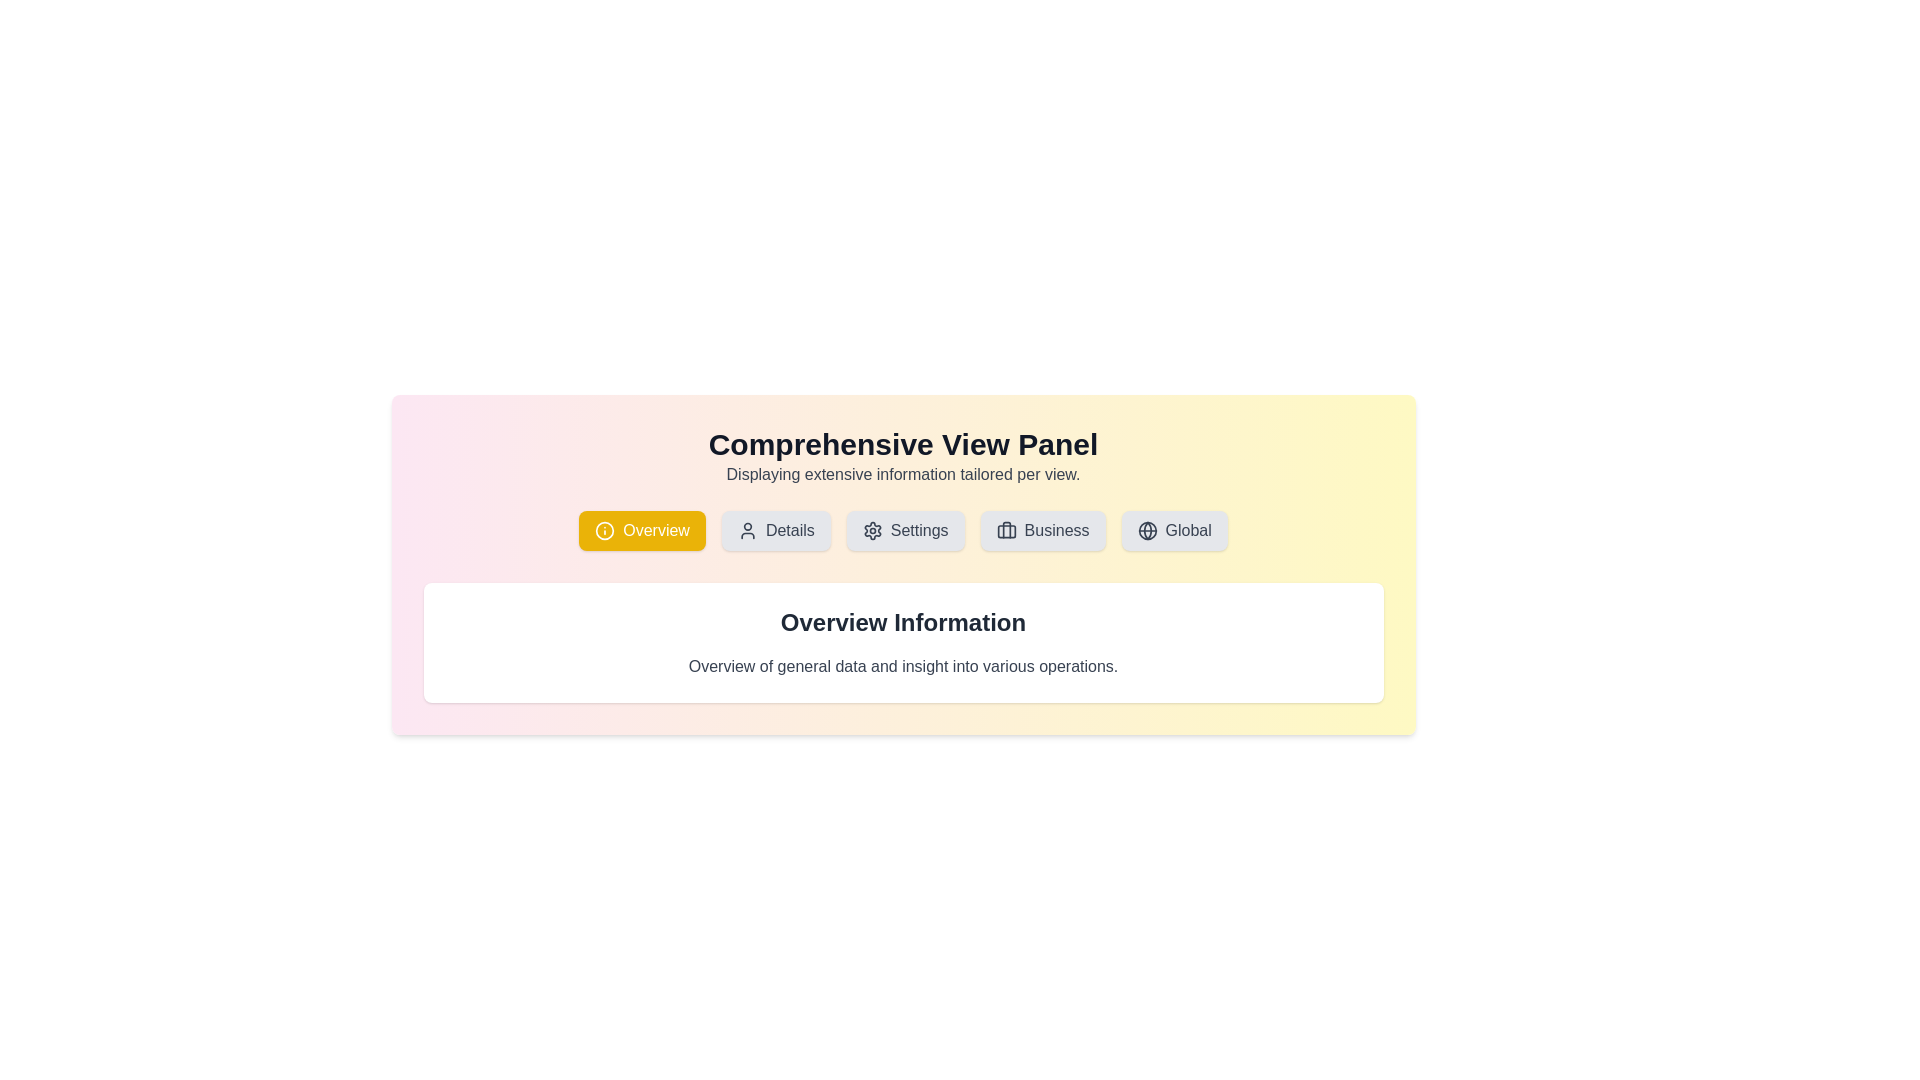  I want to click on the inner rectangle of the briefcase icon in the navigation bar associated with the 'Business' feature, so click(1006, 530).